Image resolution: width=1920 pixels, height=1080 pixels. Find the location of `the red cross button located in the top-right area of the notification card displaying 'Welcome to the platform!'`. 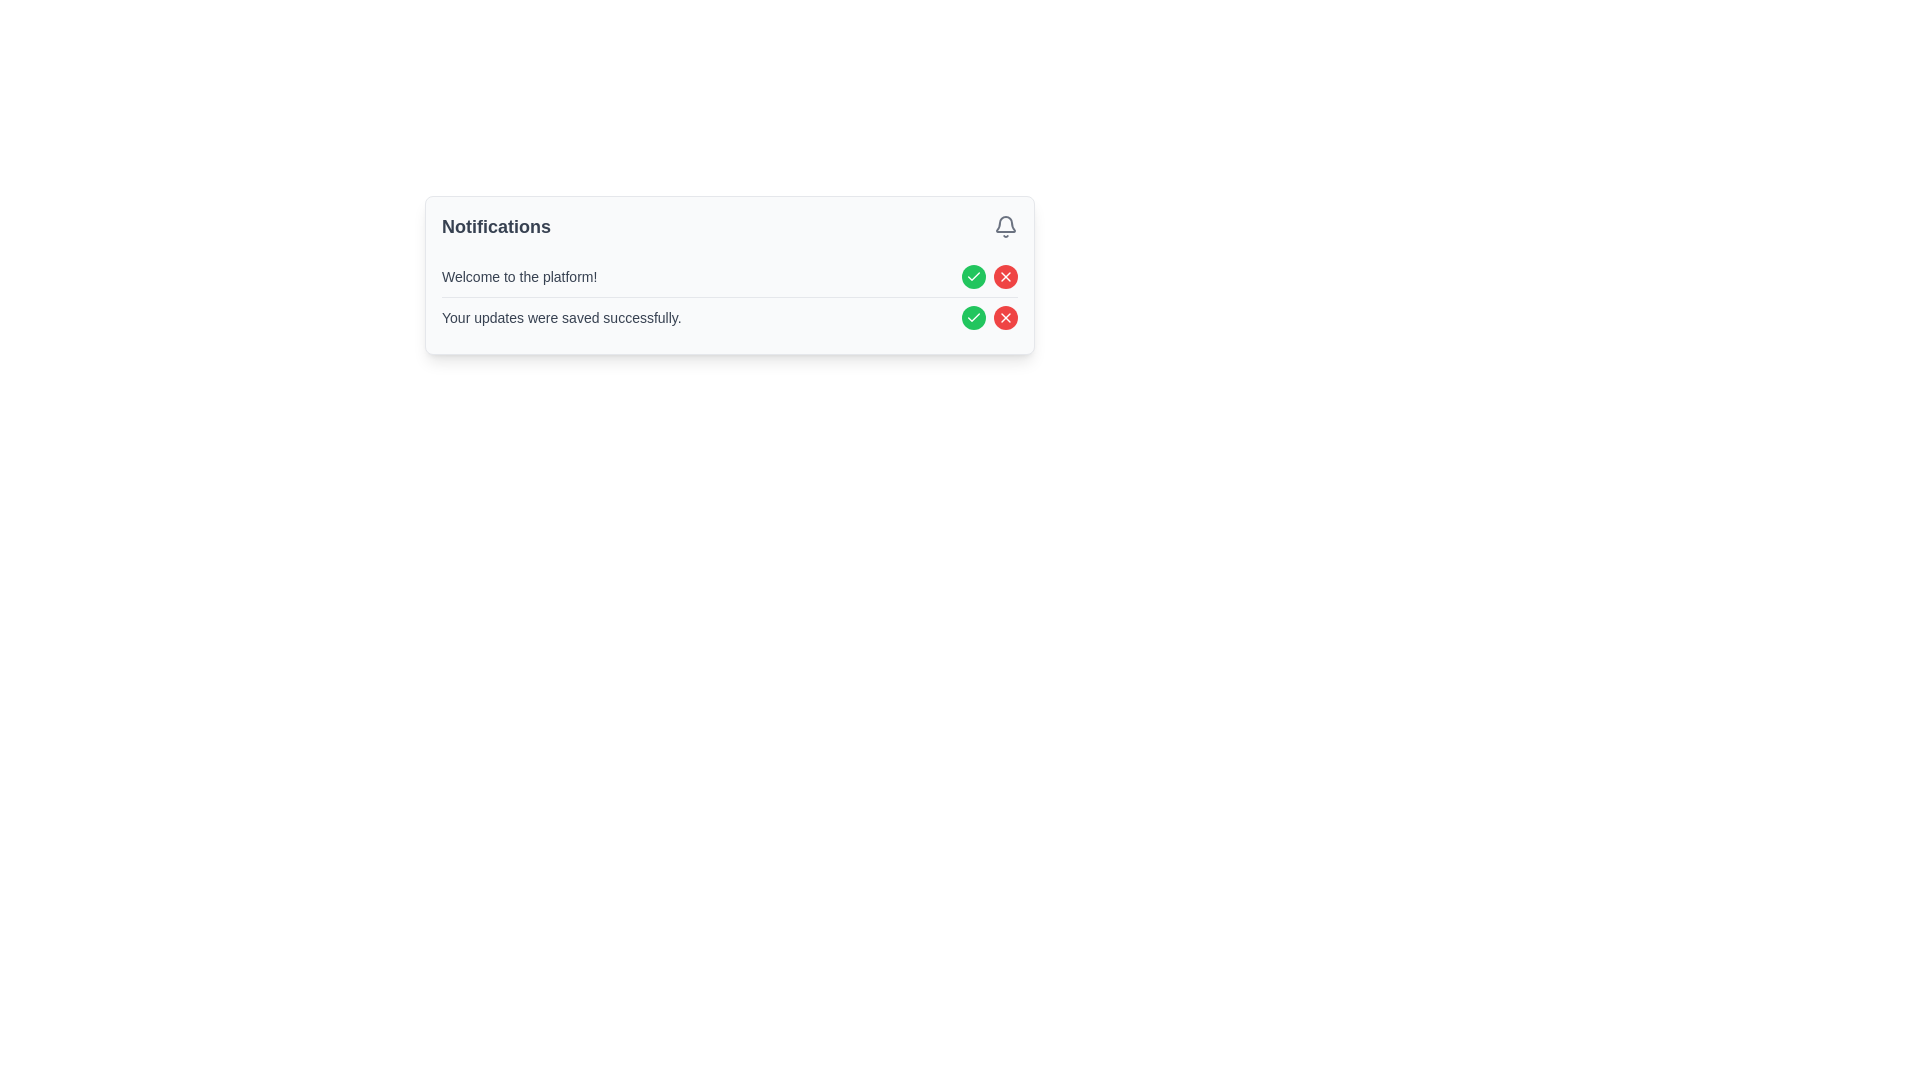

the red cross button located in the top-right area of the notification card displaying 'Welcome to the platform!' is located at coordinates (989, 277).